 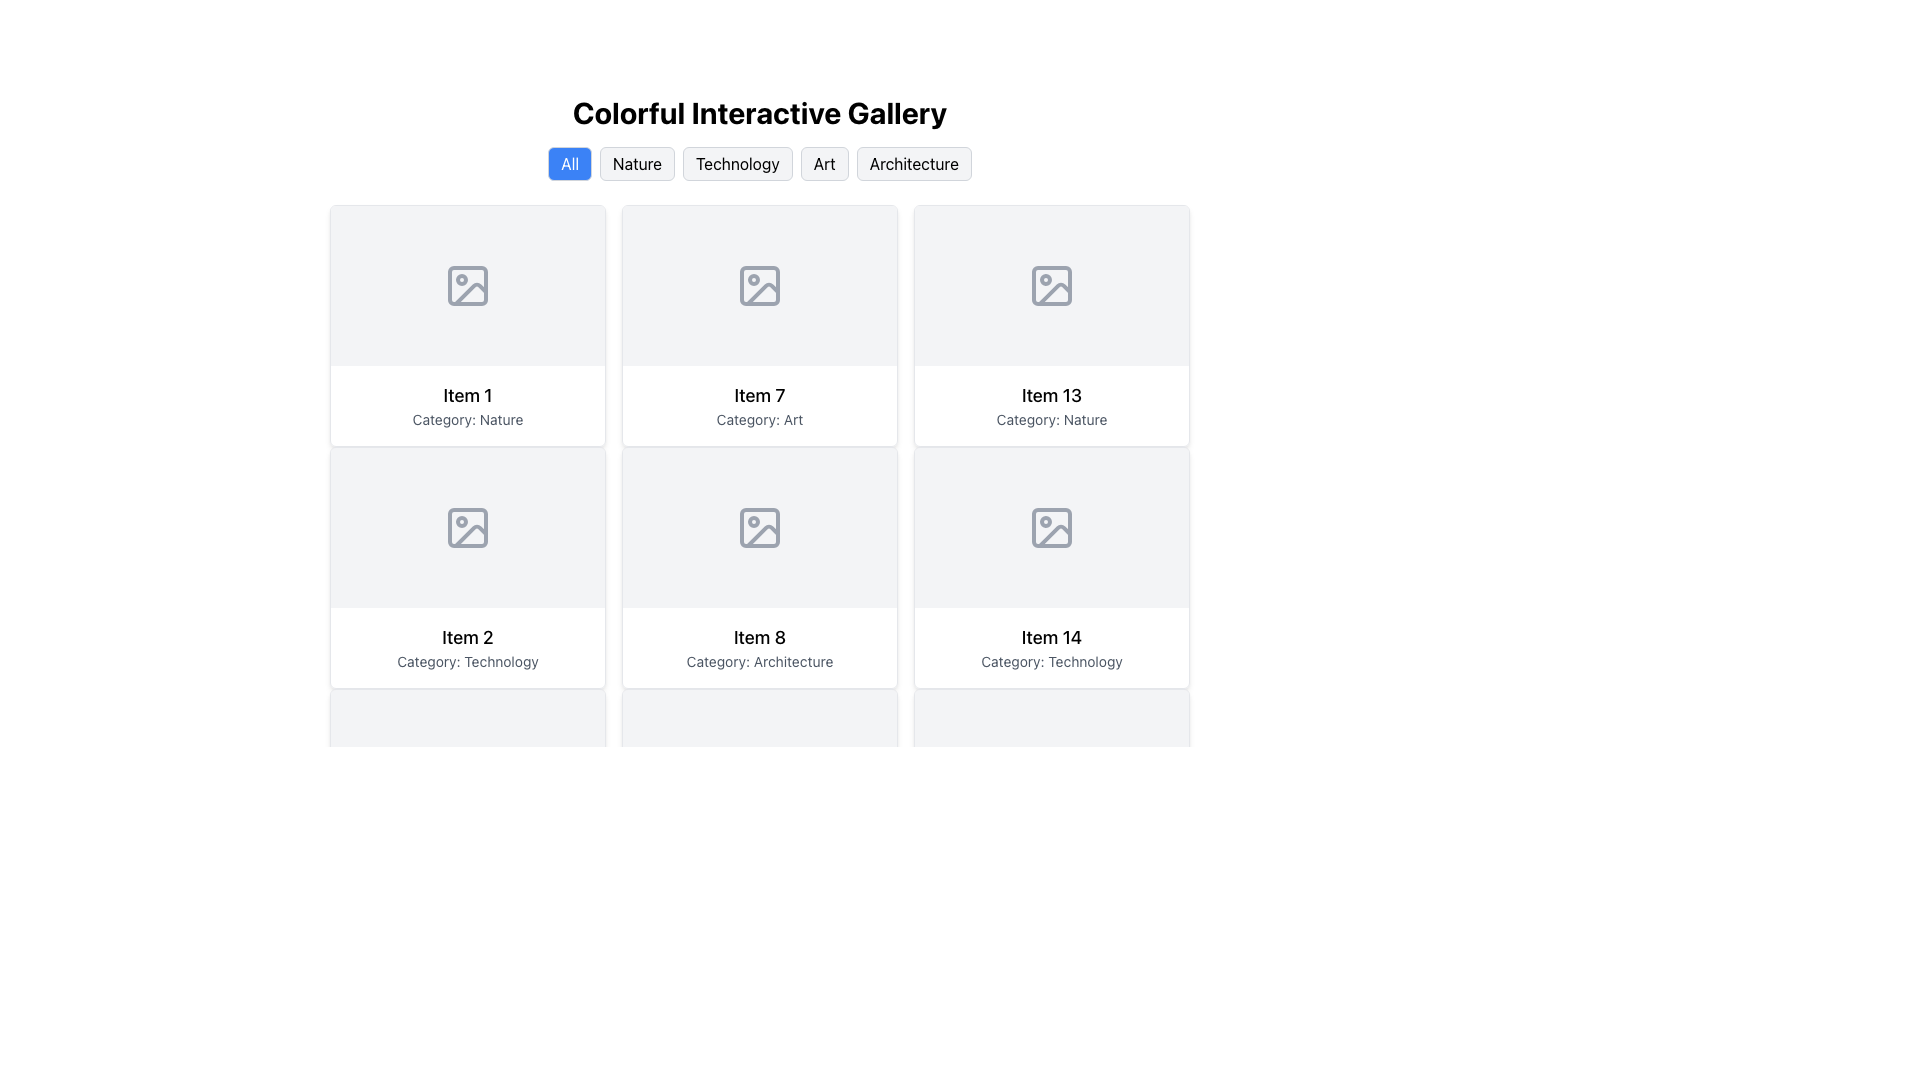 What do you see at coordinates (758, 285) in the screenshot?
I see `the Vector icon inside the card titled 'Item 7' with the subtitle 'Category: Art', which is the second item in the first row of the grid layout` at bounding box center [758, 285].